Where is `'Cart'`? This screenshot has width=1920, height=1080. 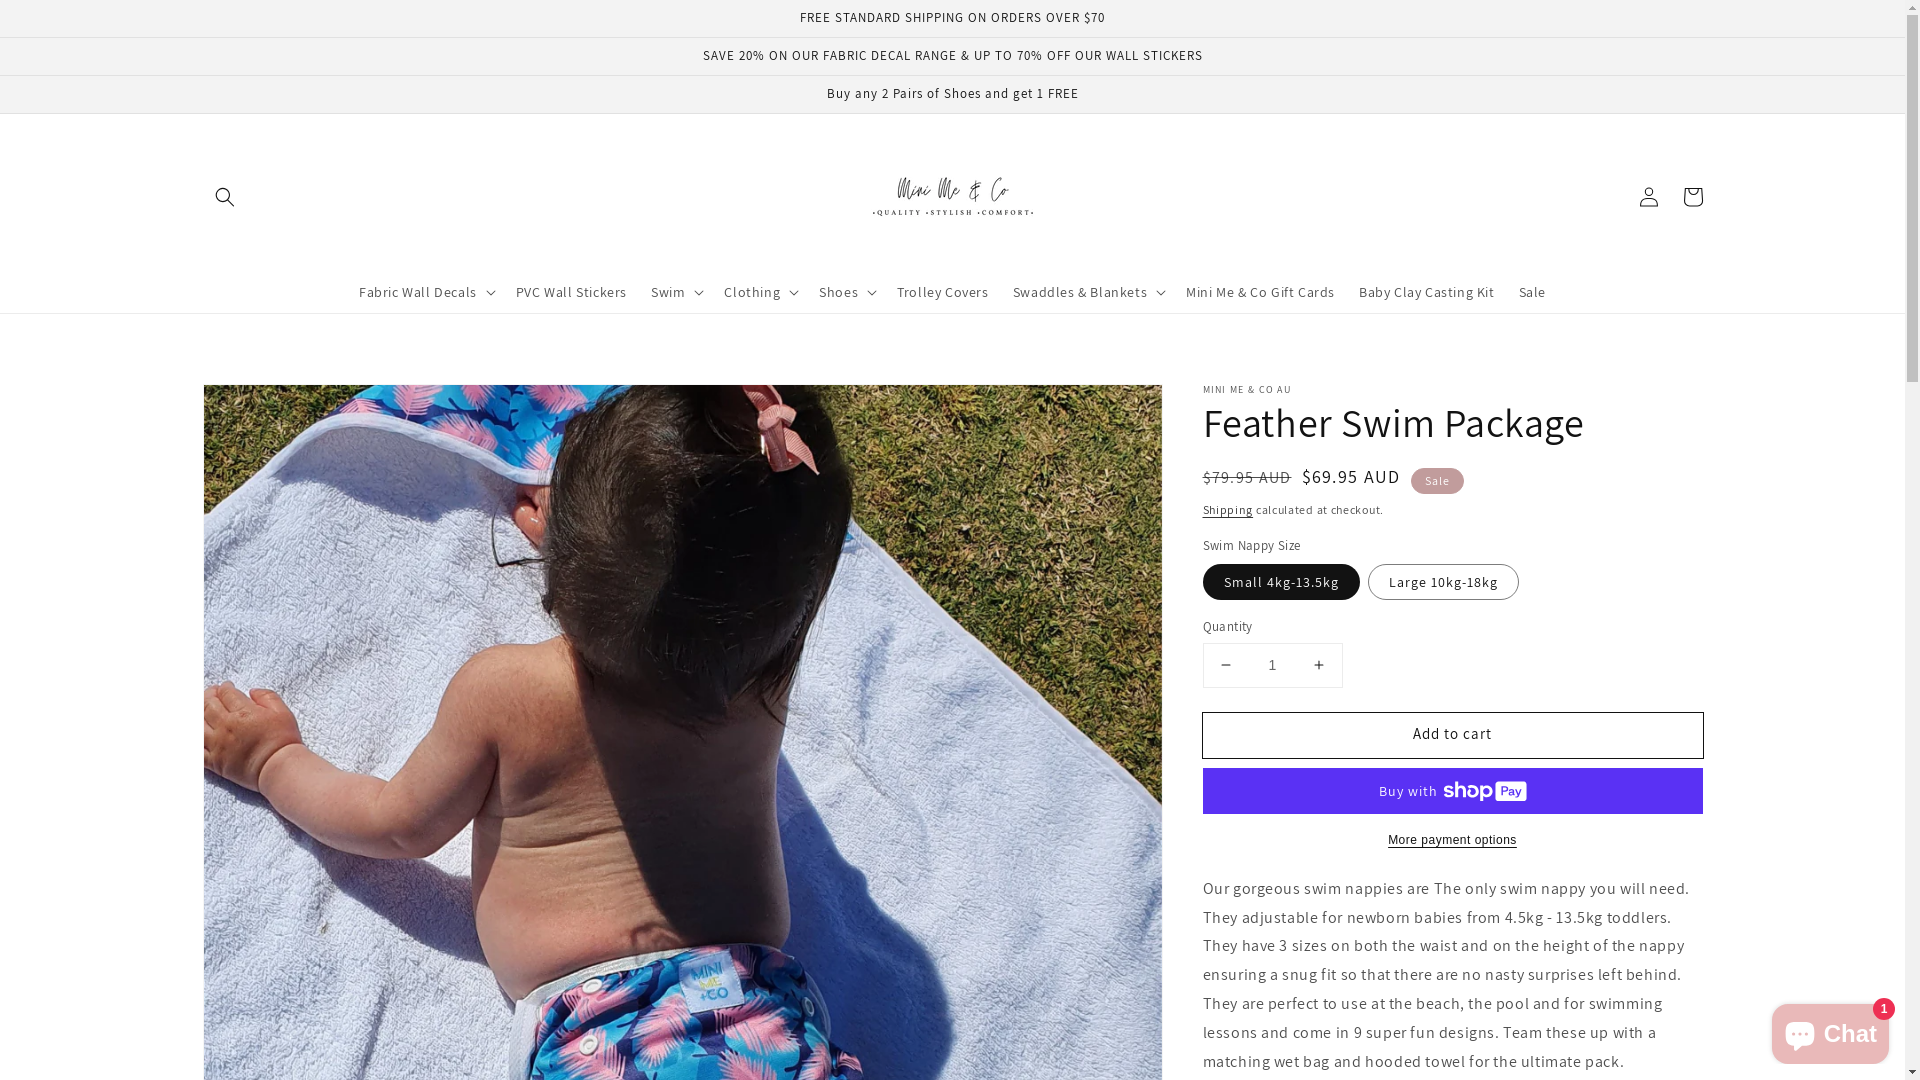 'Cart' is located at coordinates (1670, 196).